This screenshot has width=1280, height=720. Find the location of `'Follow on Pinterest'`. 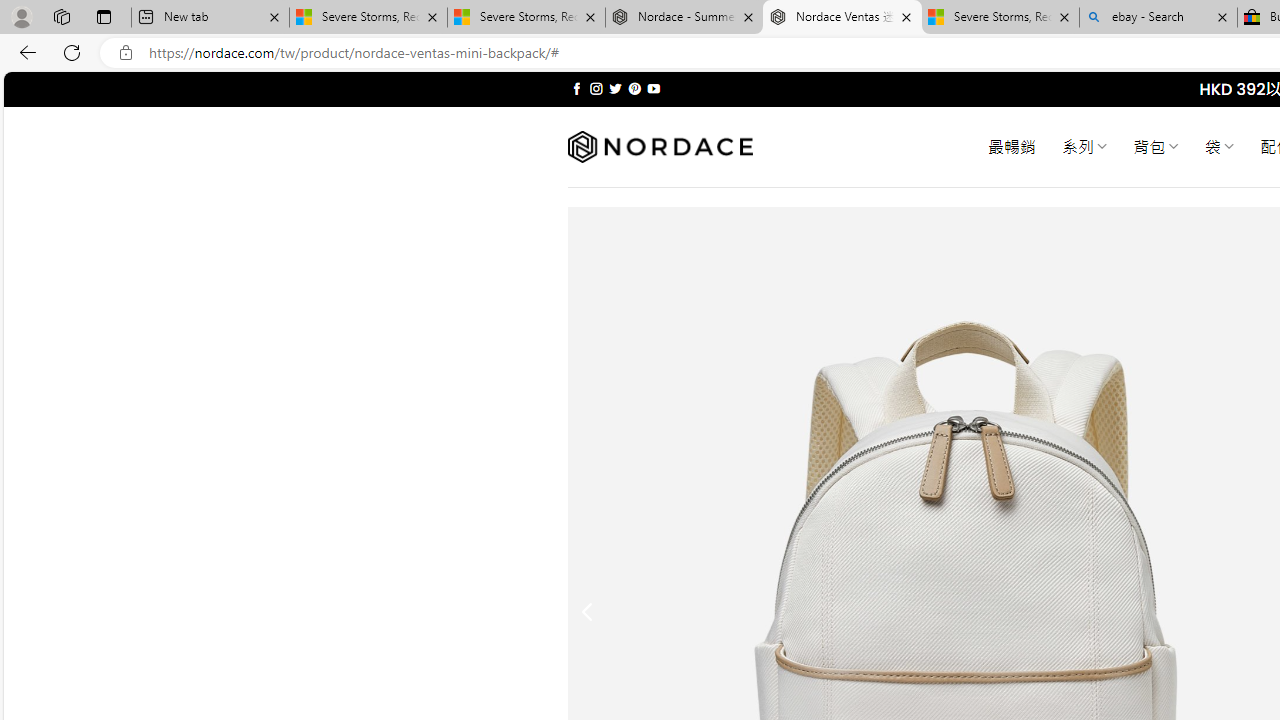

'Follow on Pinterest' is located at coordinates (633, 88).